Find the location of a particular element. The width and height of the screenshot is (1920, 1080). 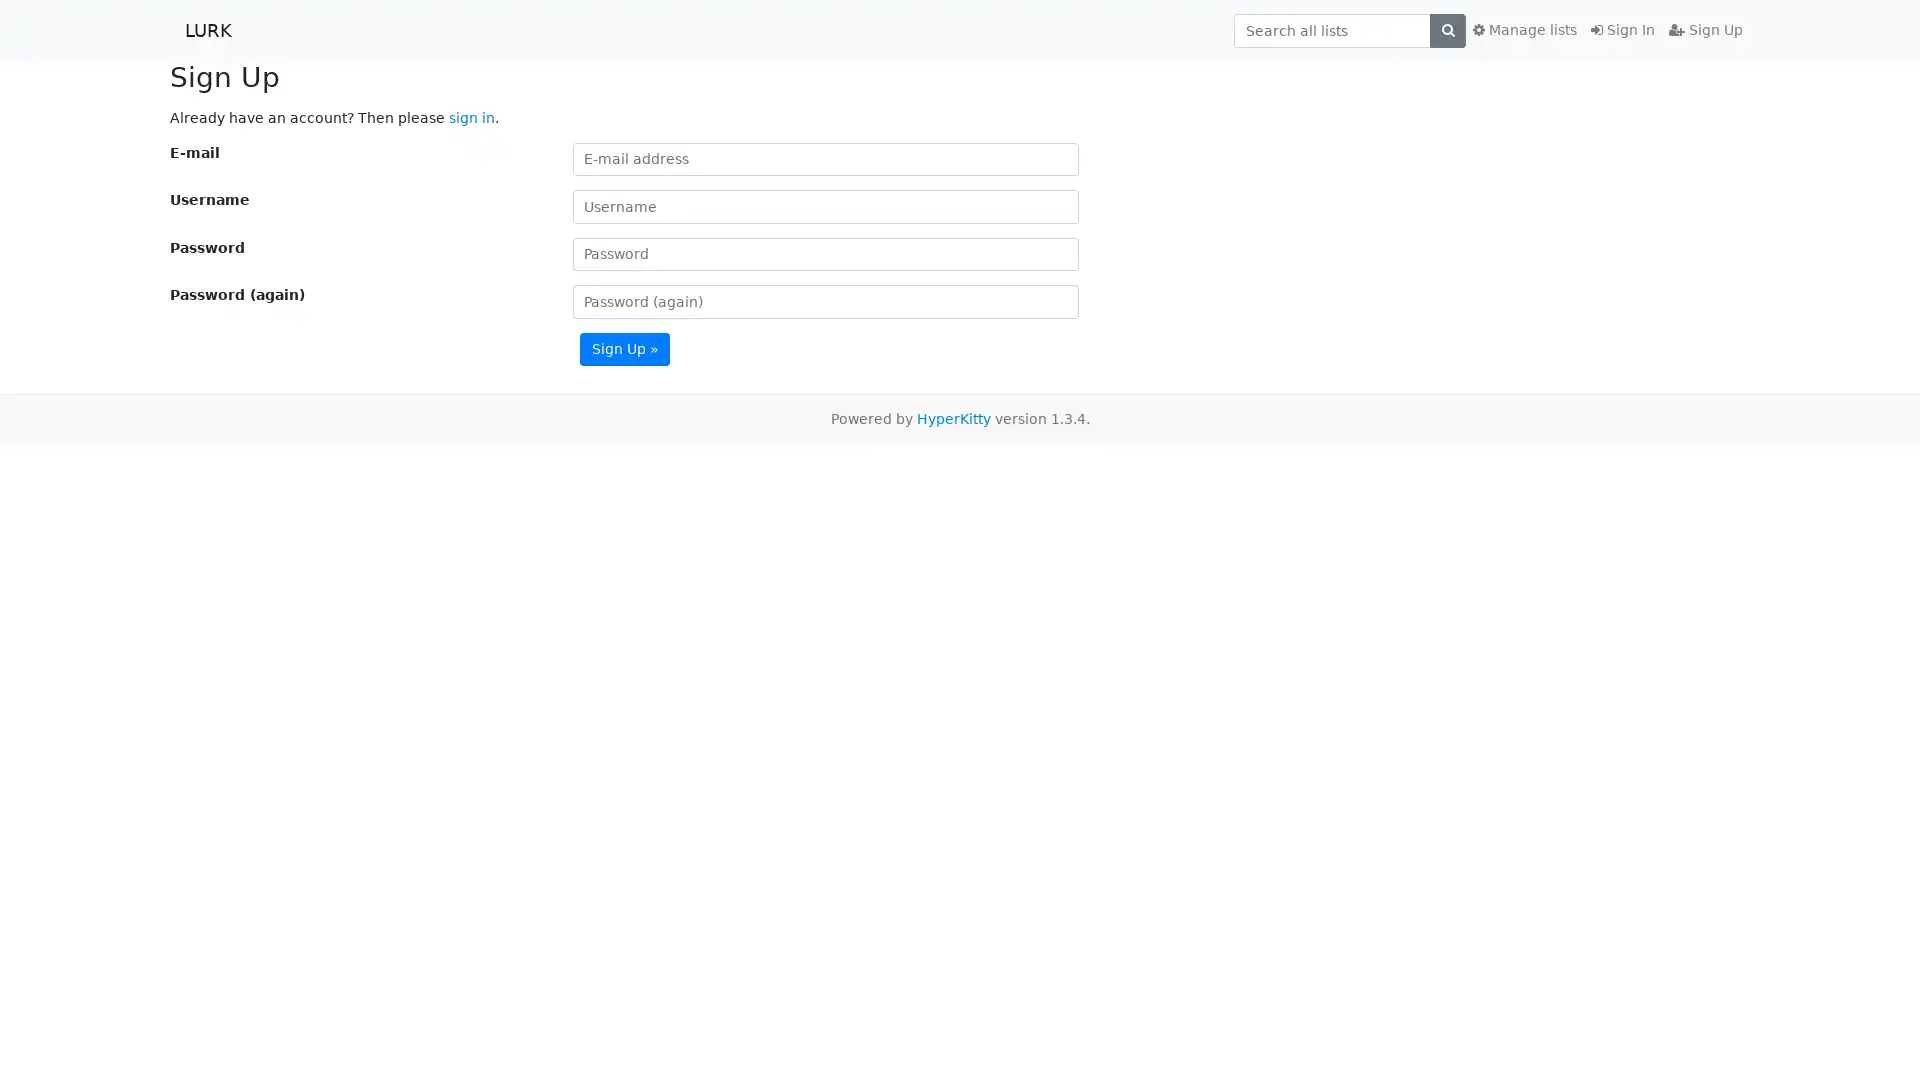

Sign Up is located at coordinates (623, 347).